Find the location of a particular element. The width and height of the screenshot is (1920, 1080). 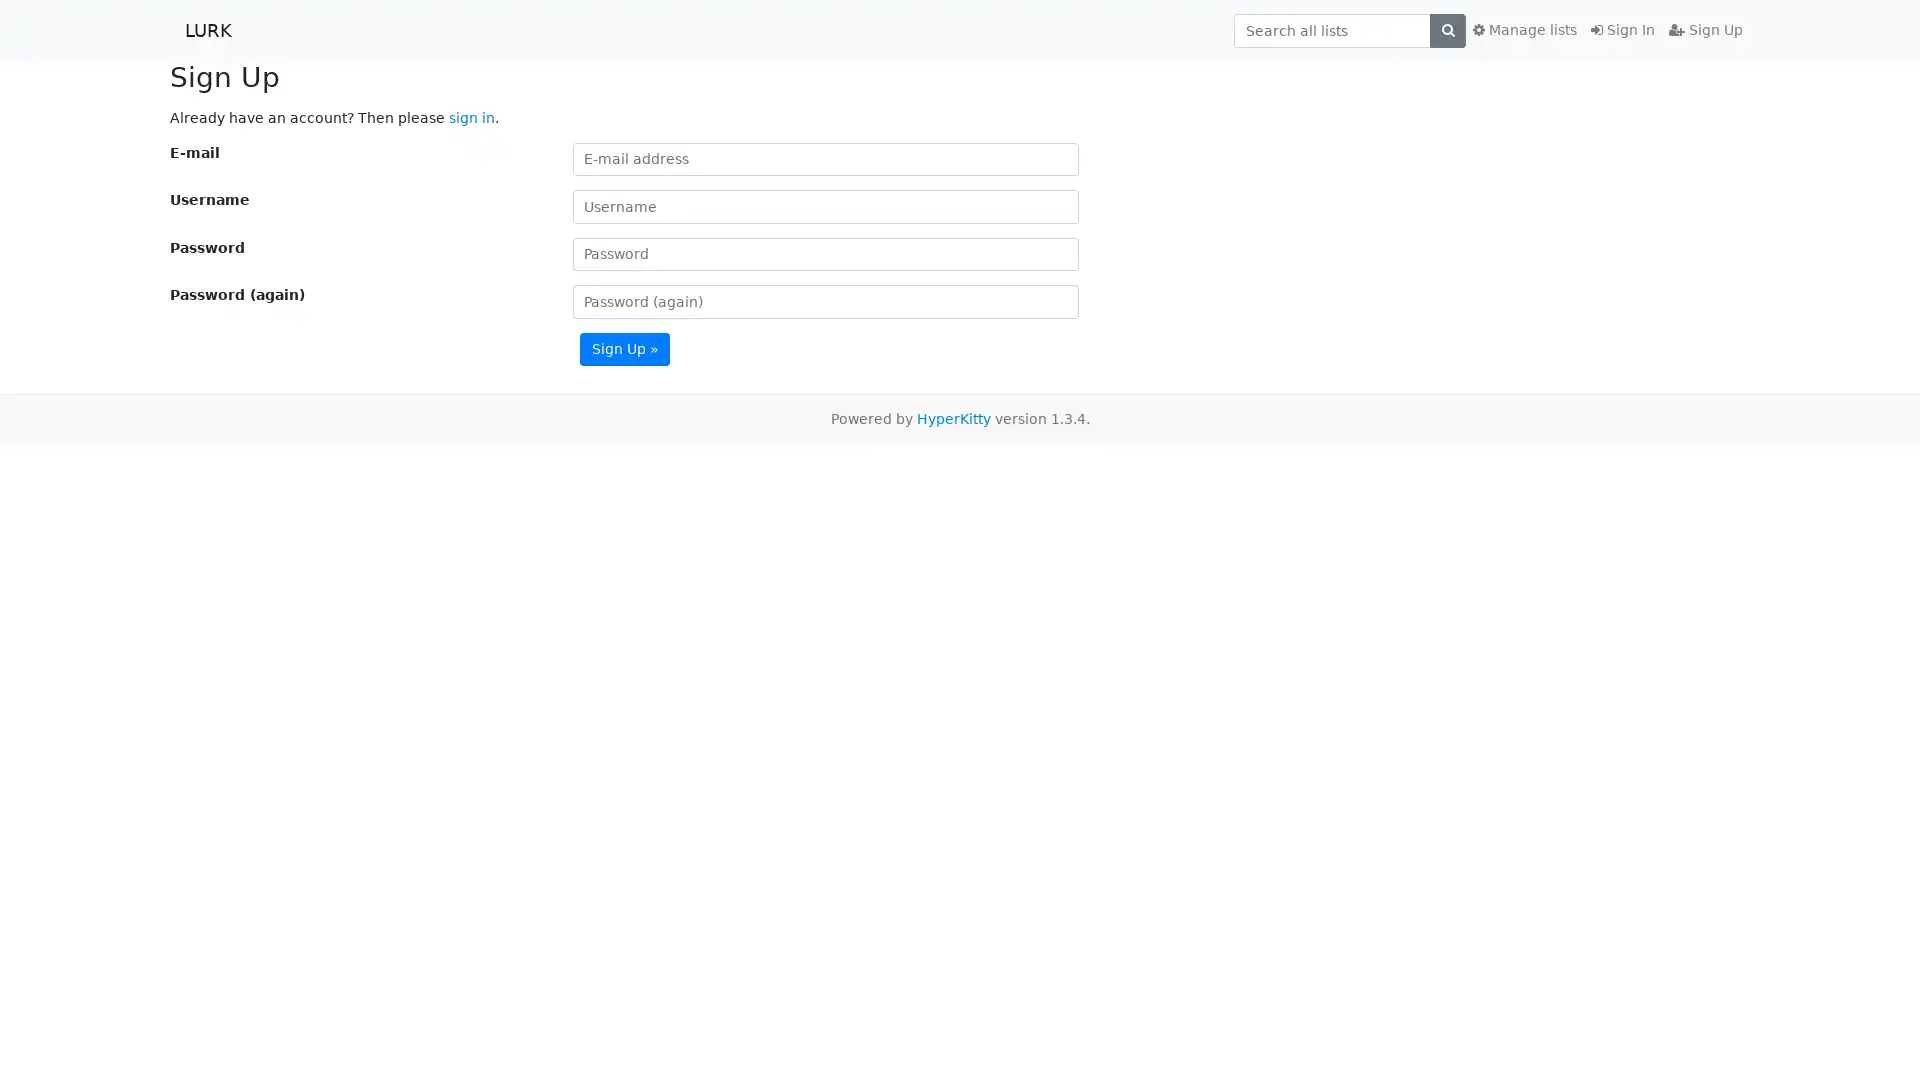

Sign Up is located at coordinates (623, 347).